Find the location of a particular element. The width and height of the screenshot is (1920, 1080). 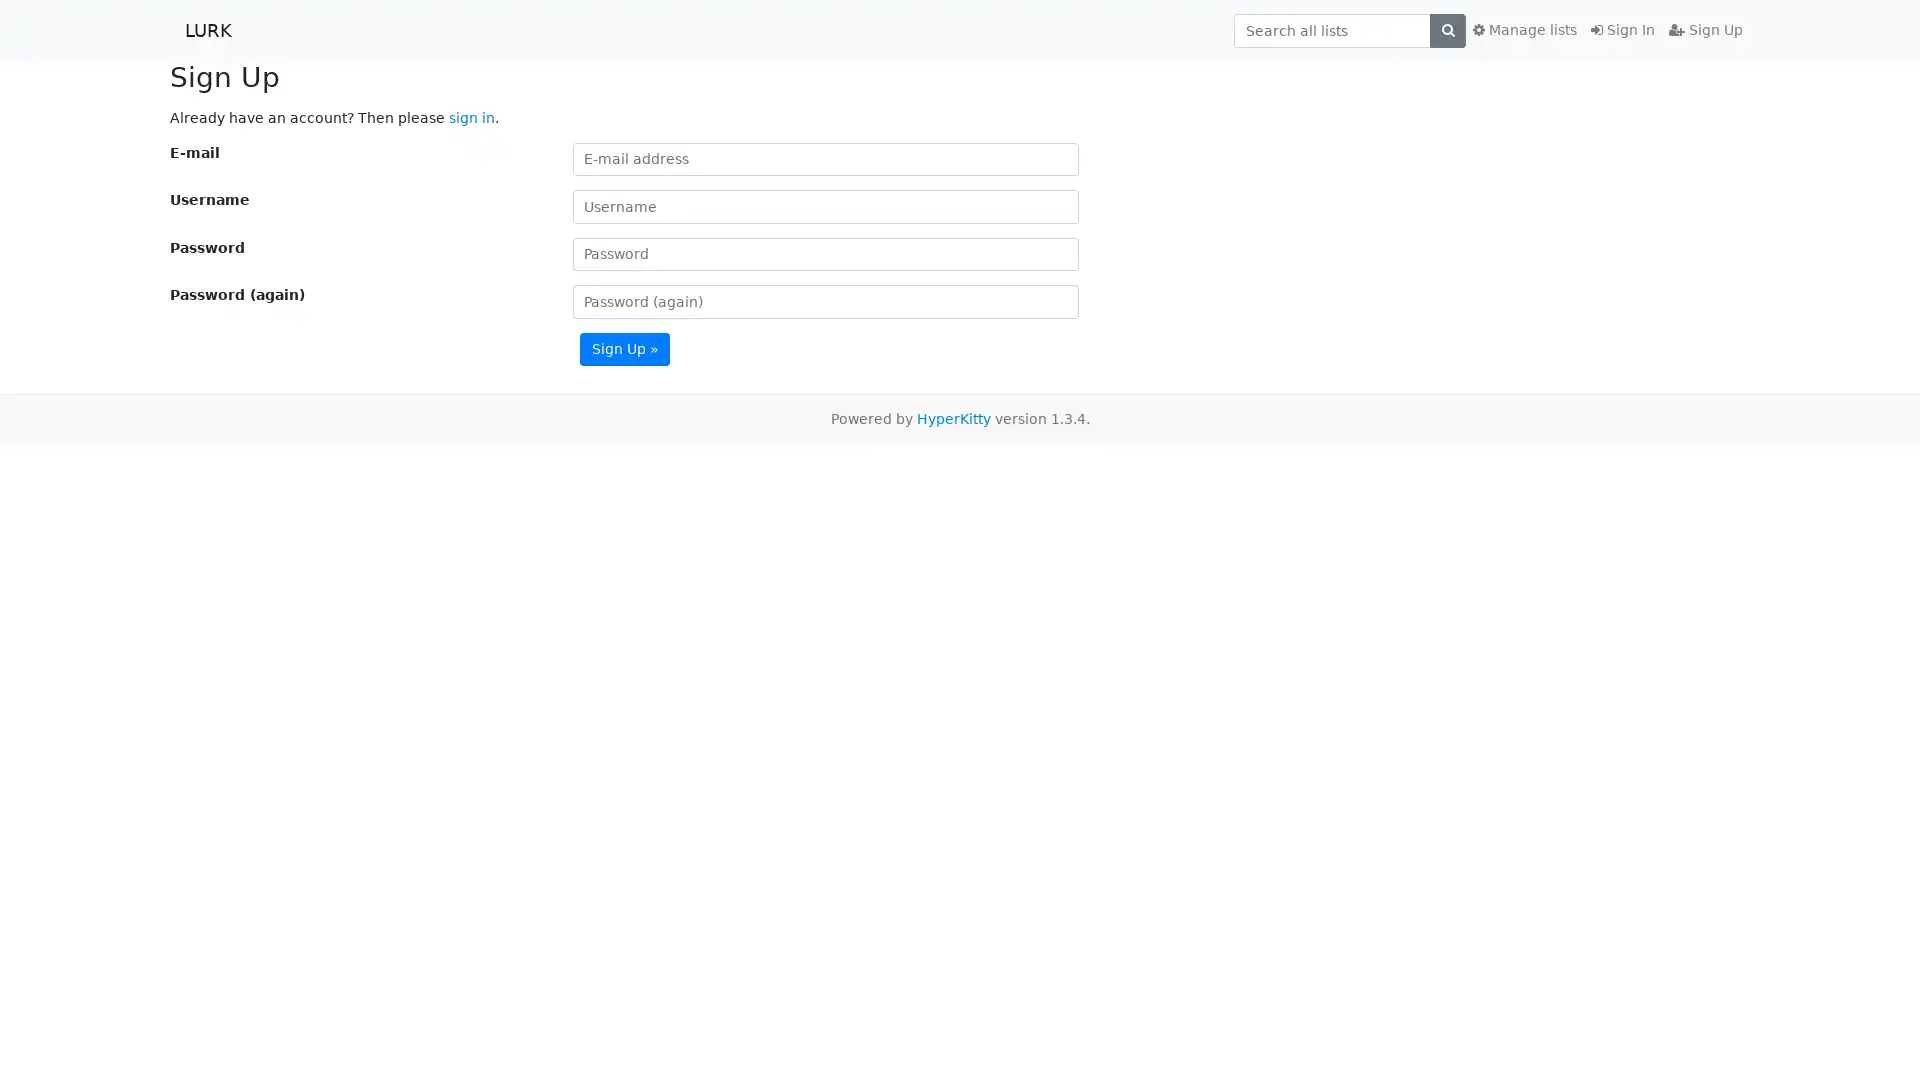

Sign Up is located at coordinates (623, 347).